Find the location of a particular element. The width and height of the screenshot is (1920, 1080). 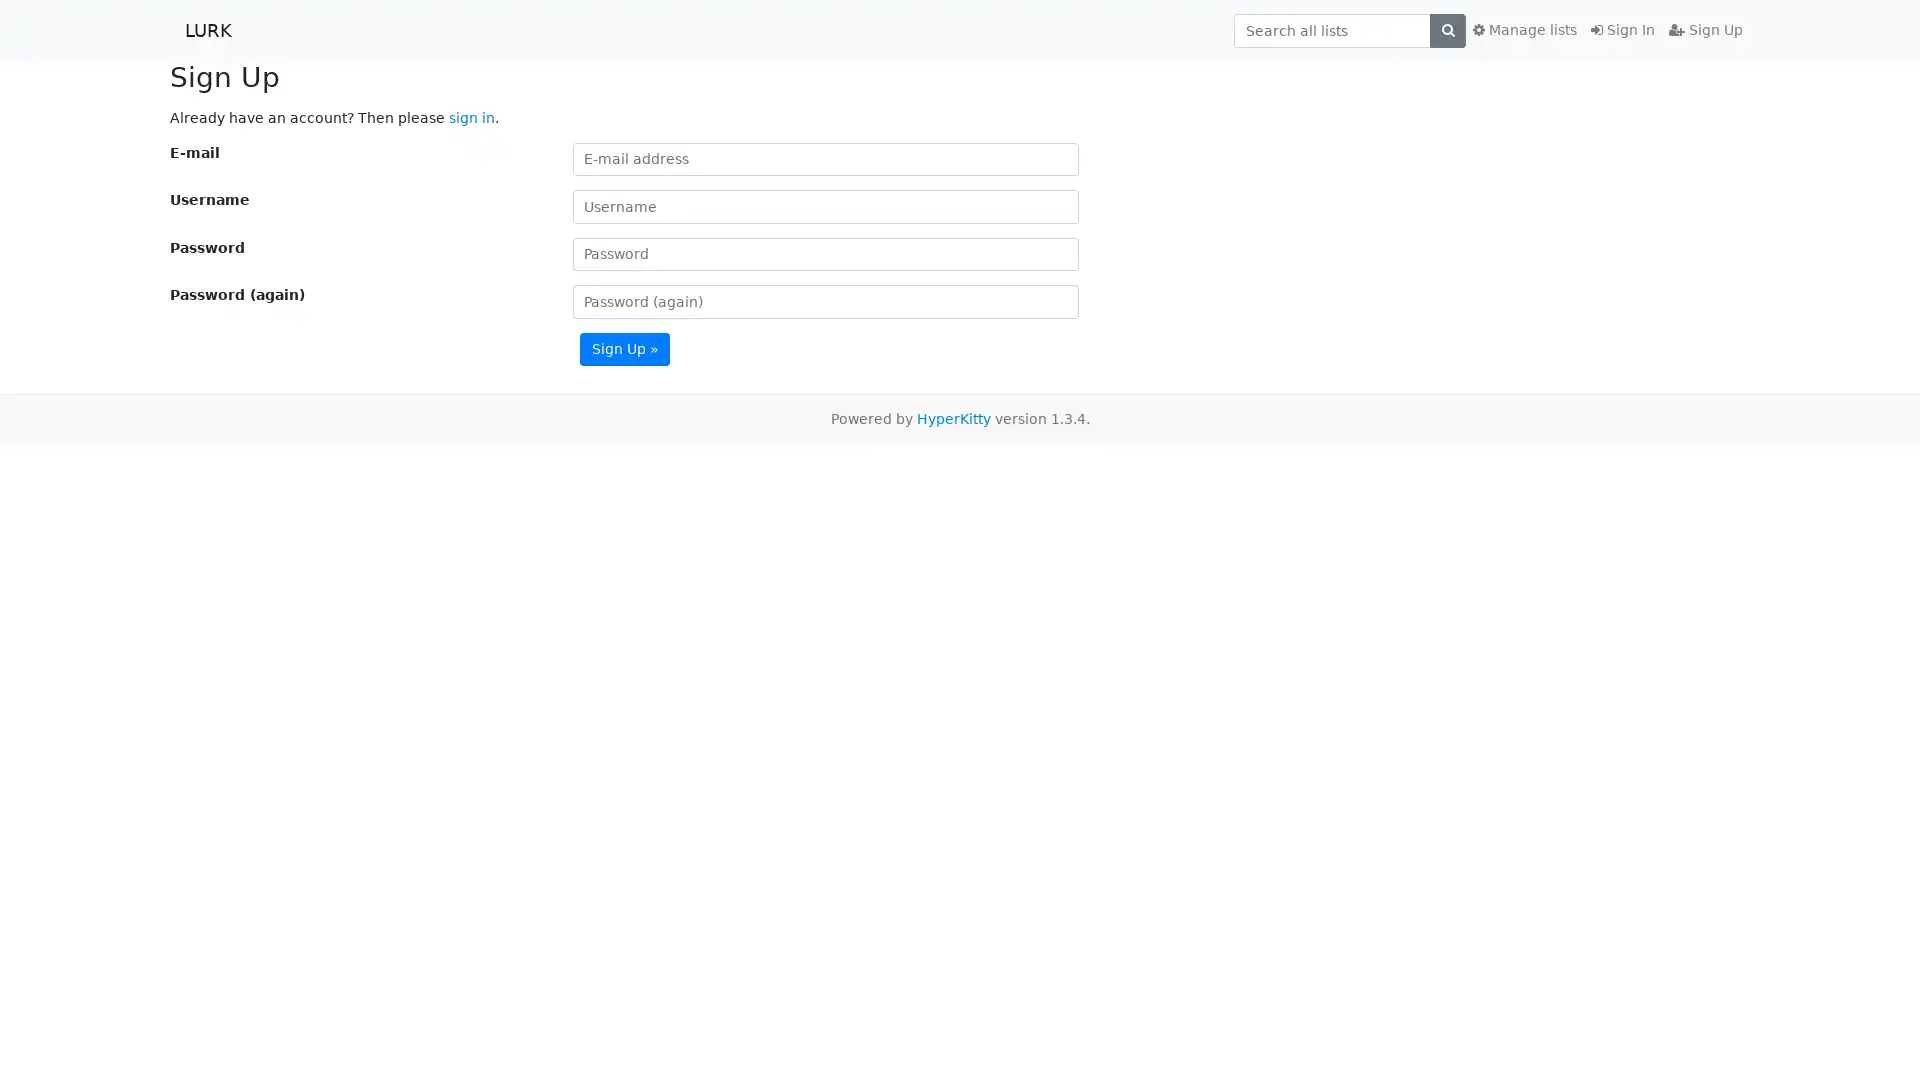

Sign Up is located at coordinates (623, 347).